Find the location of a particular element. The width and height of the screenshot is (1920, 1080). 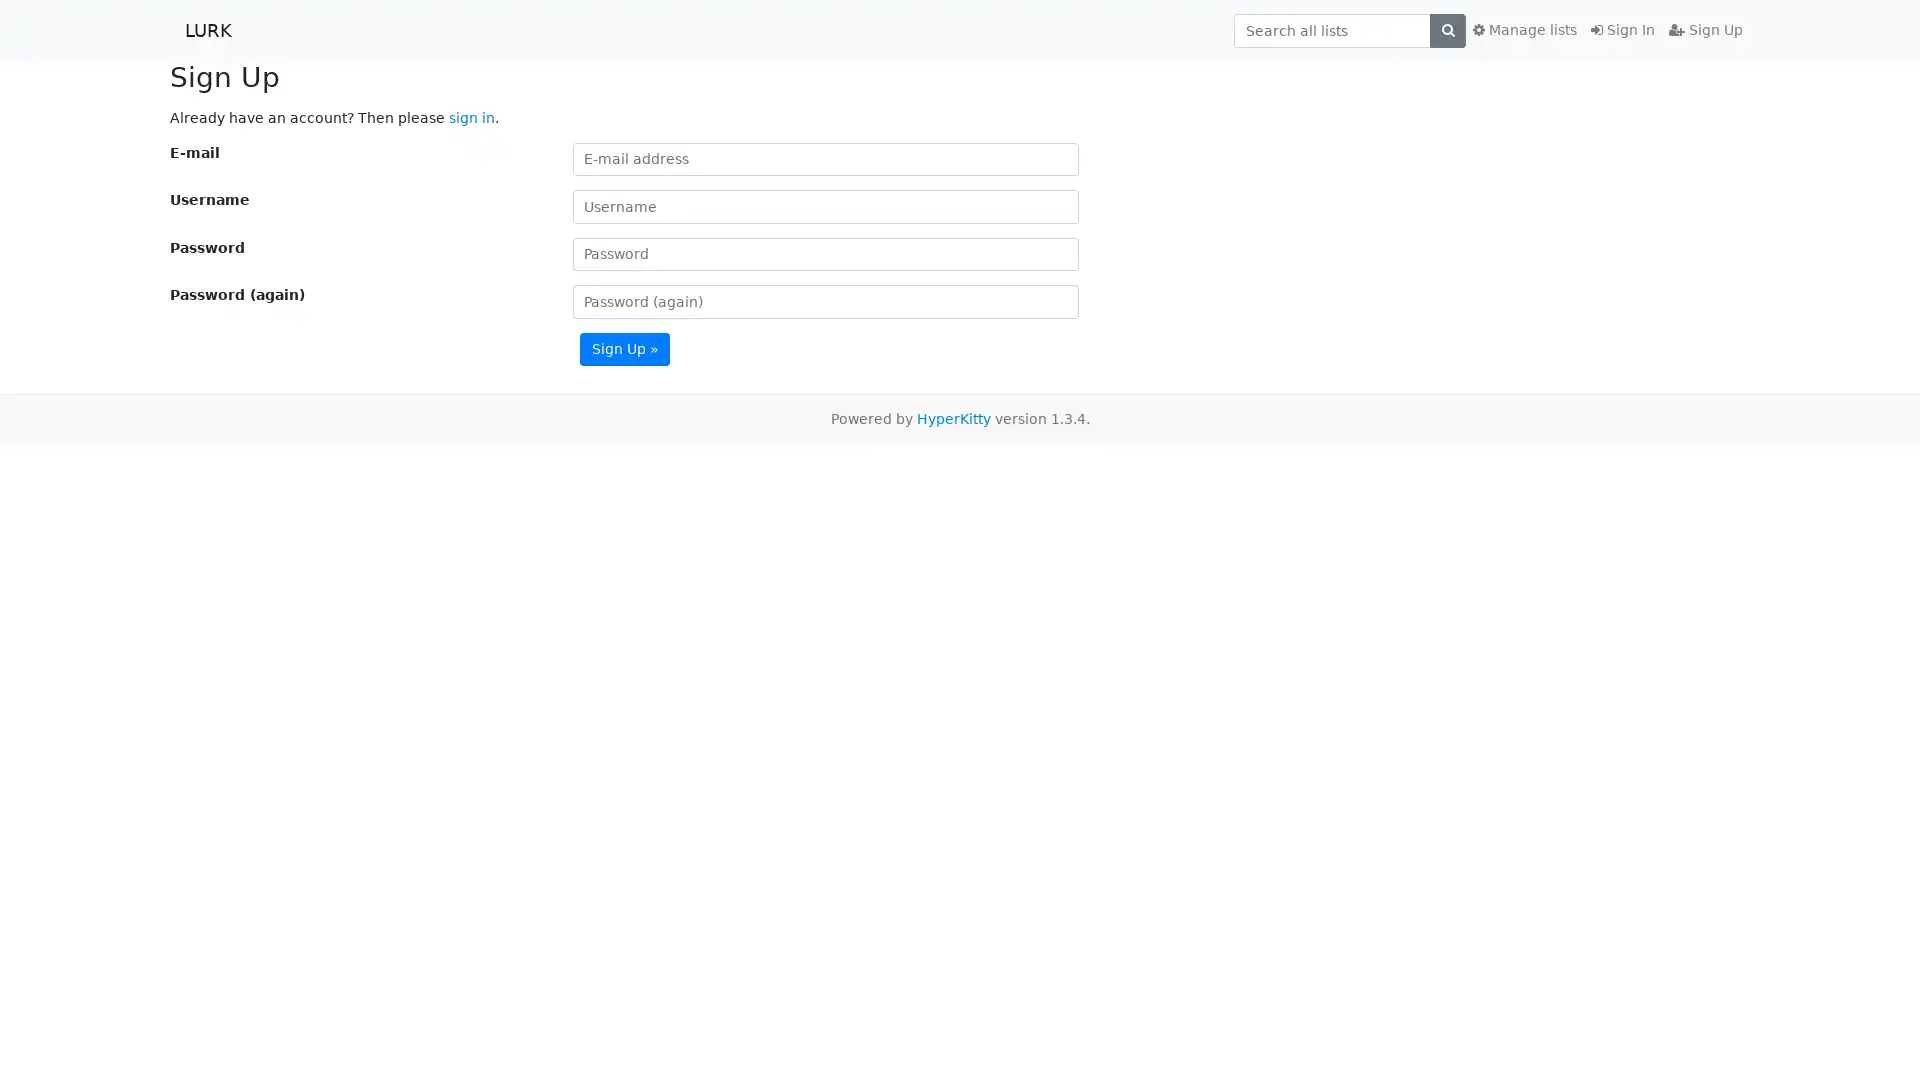

Sign Up is located at coordinates (623, 347).